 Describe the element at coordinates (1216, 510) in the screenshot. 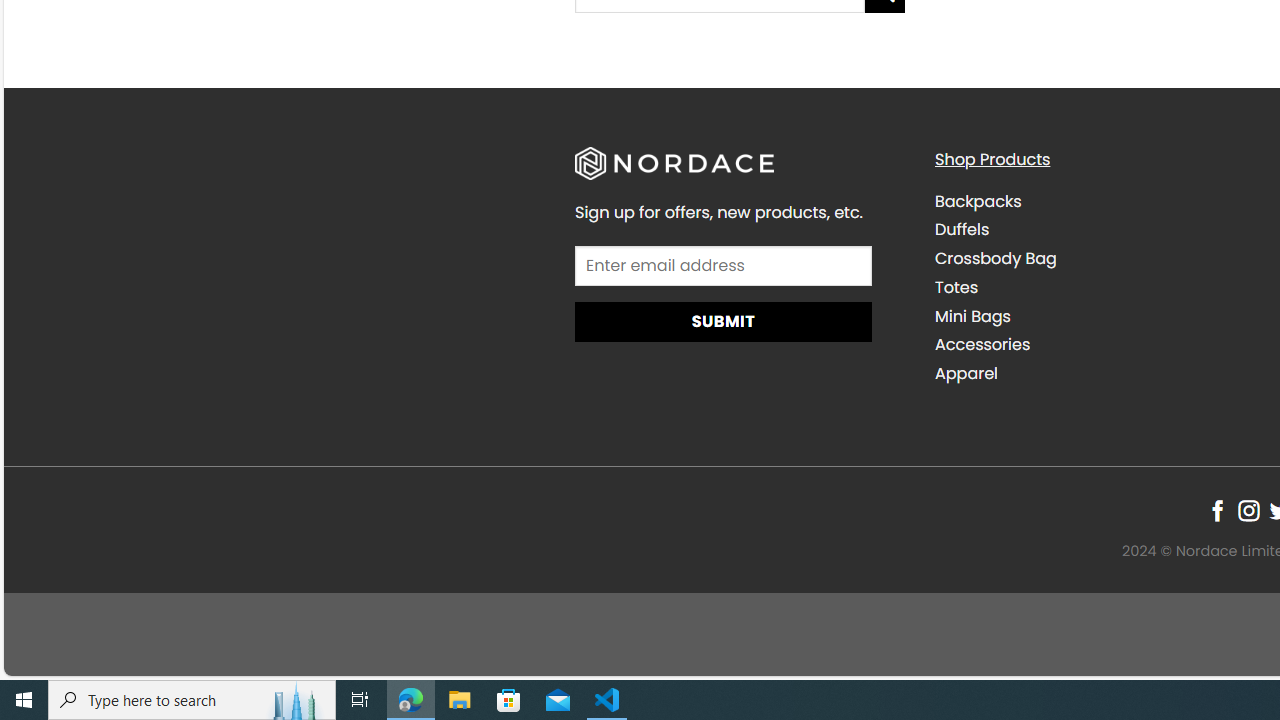

I see `'Follow on Facebook'` at that location.